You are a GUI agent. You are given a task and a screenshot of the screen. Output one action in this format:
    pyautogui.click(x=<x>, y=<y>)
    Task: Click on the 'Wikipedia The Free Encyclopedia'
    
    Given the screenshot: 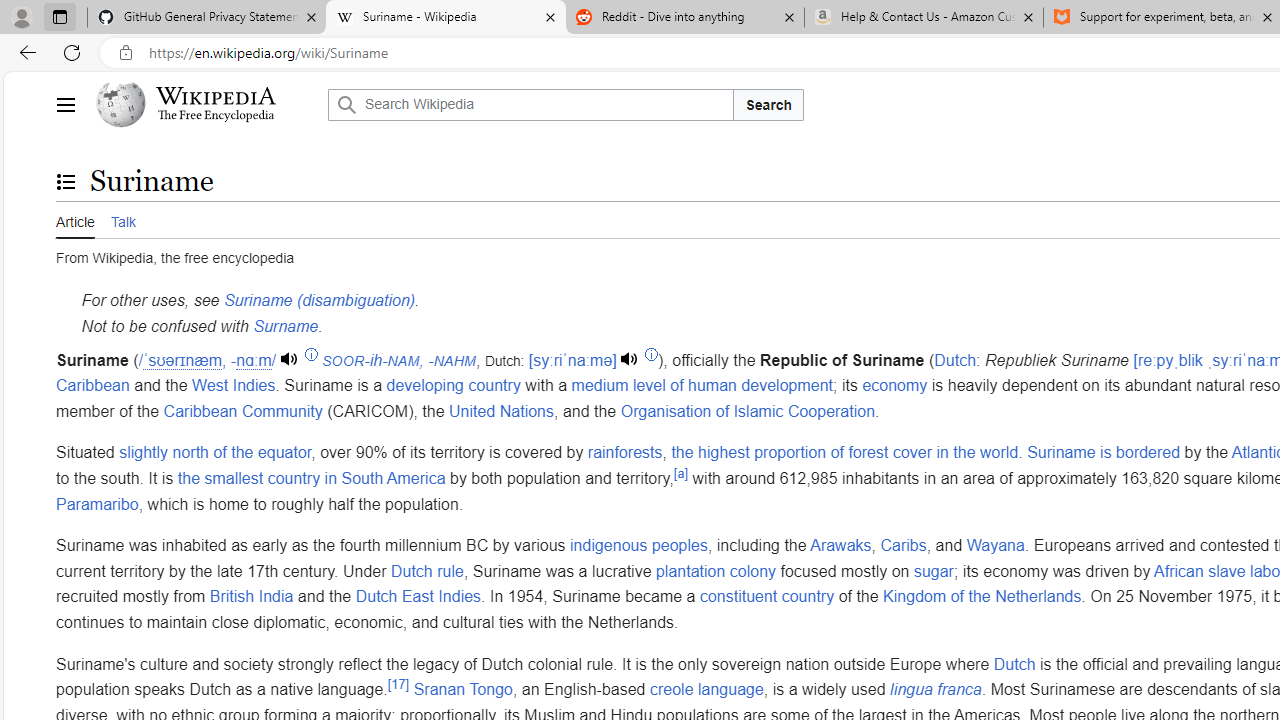 What is the action you would take?
    pyautogui.click(x=206, y=105)
    